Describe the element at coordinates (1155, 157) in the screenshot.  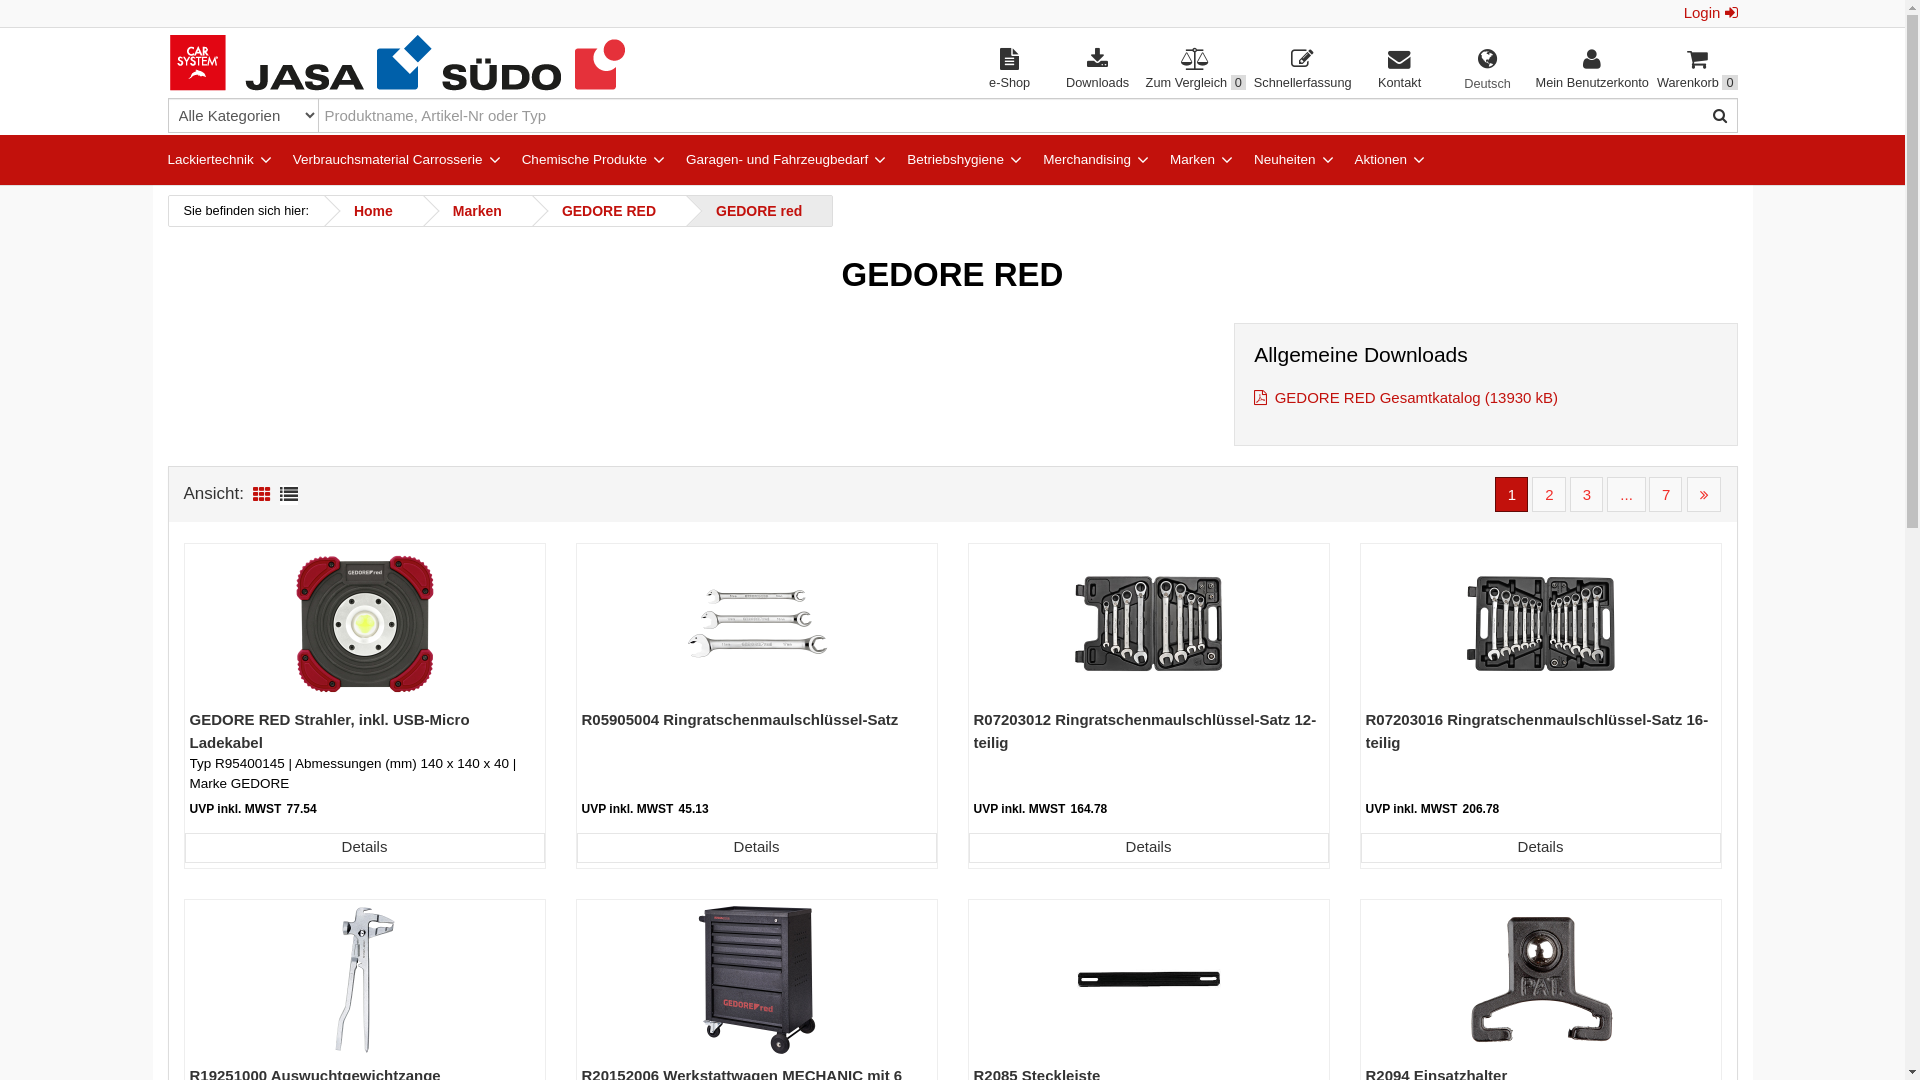
I see `'Marken'` at that location.